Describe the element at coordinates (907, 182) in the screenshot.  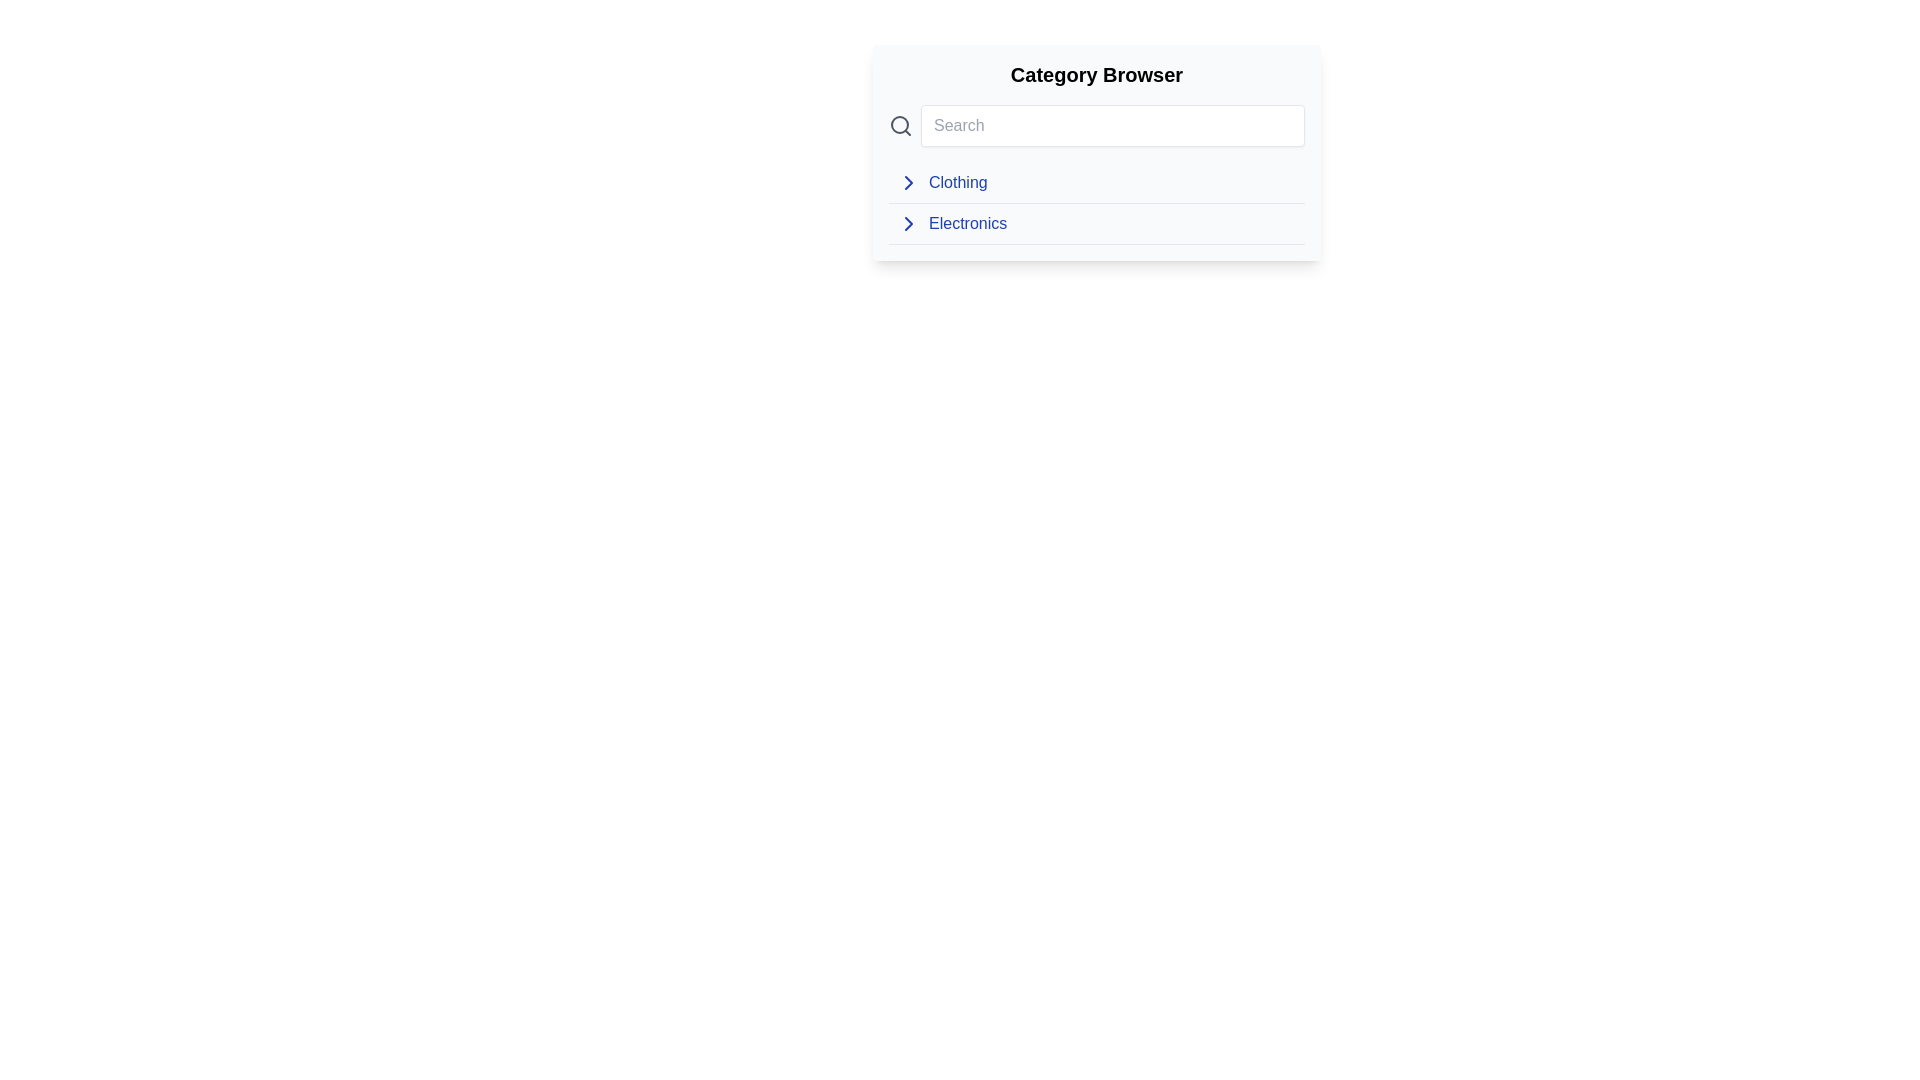
I see `the right-facing chevron icon with a blue stroke adjacent to the text 'Clothing', which indicates navigational functionality` at that location.